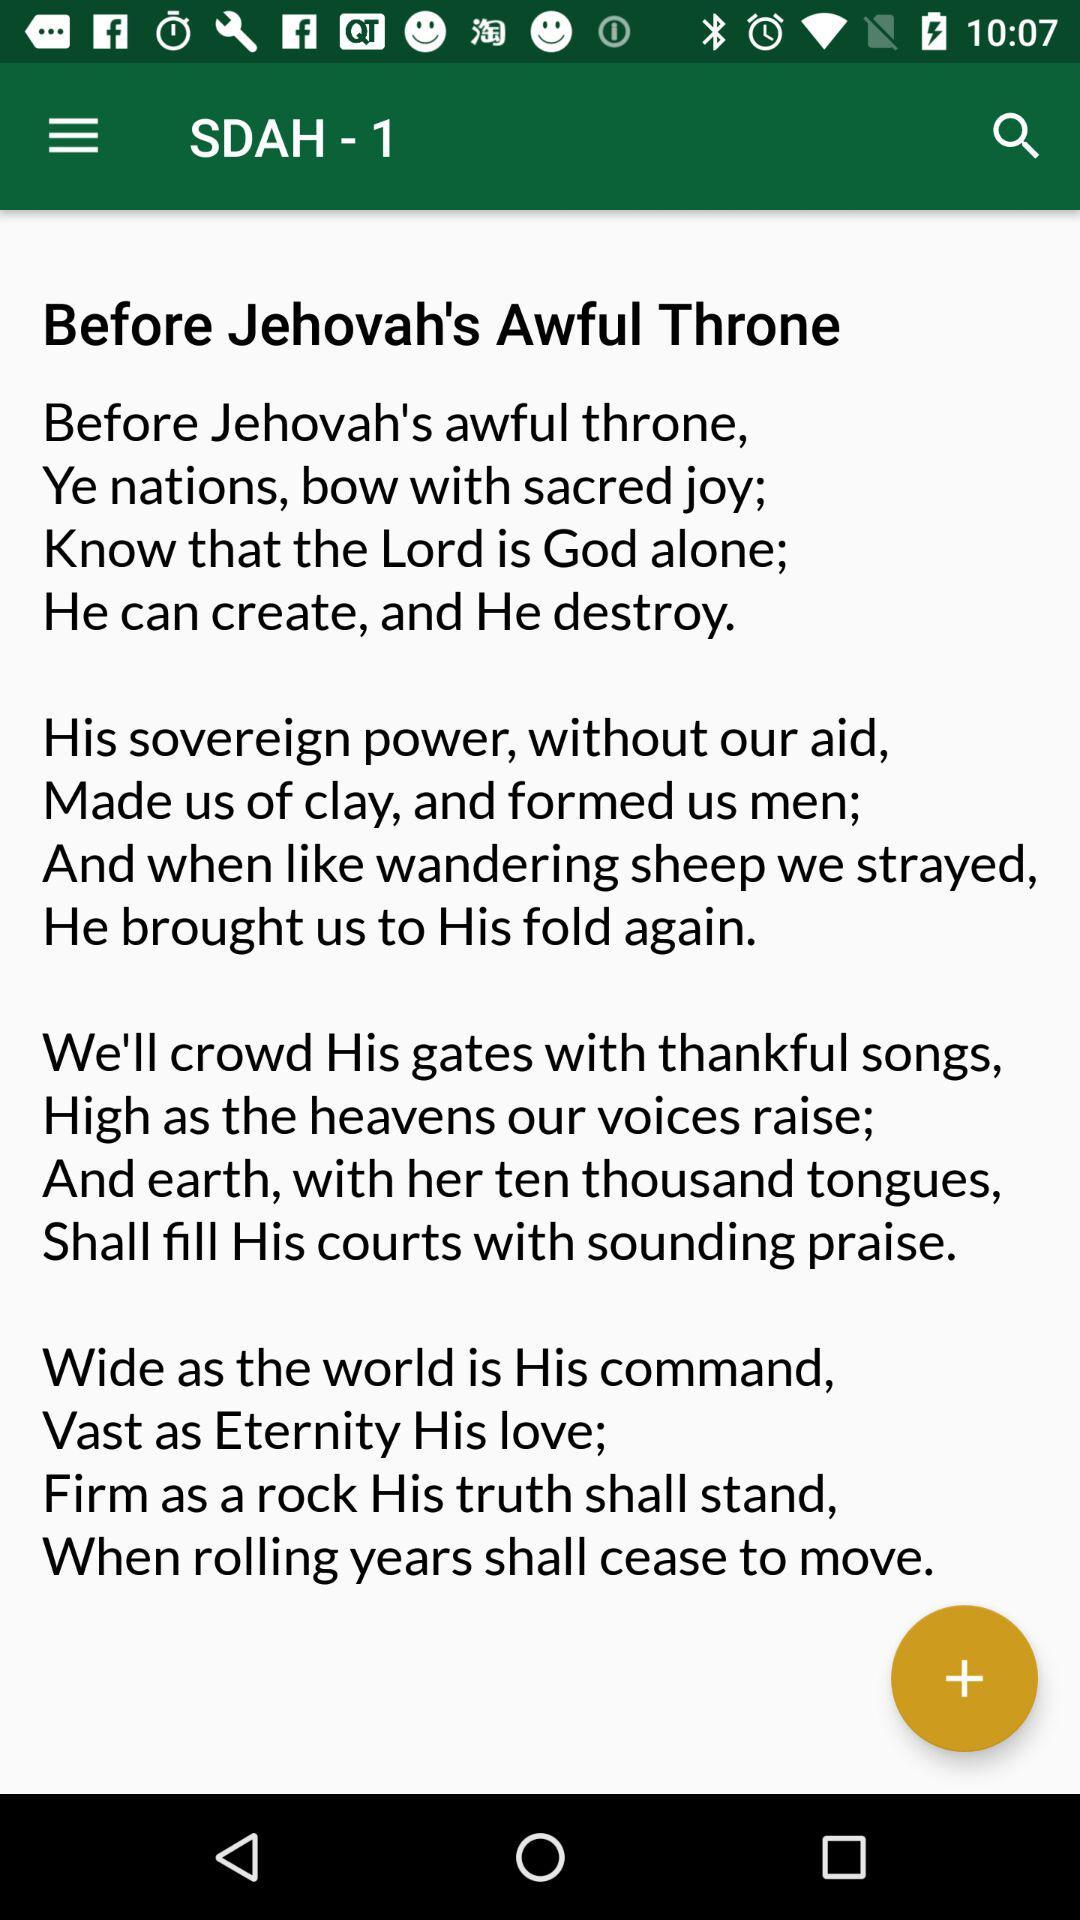 The image size is (1080, 1920). Describe the element at coordinates (72, 135) in the screenshot. I see `the icon above before jehovah s item` at that location.